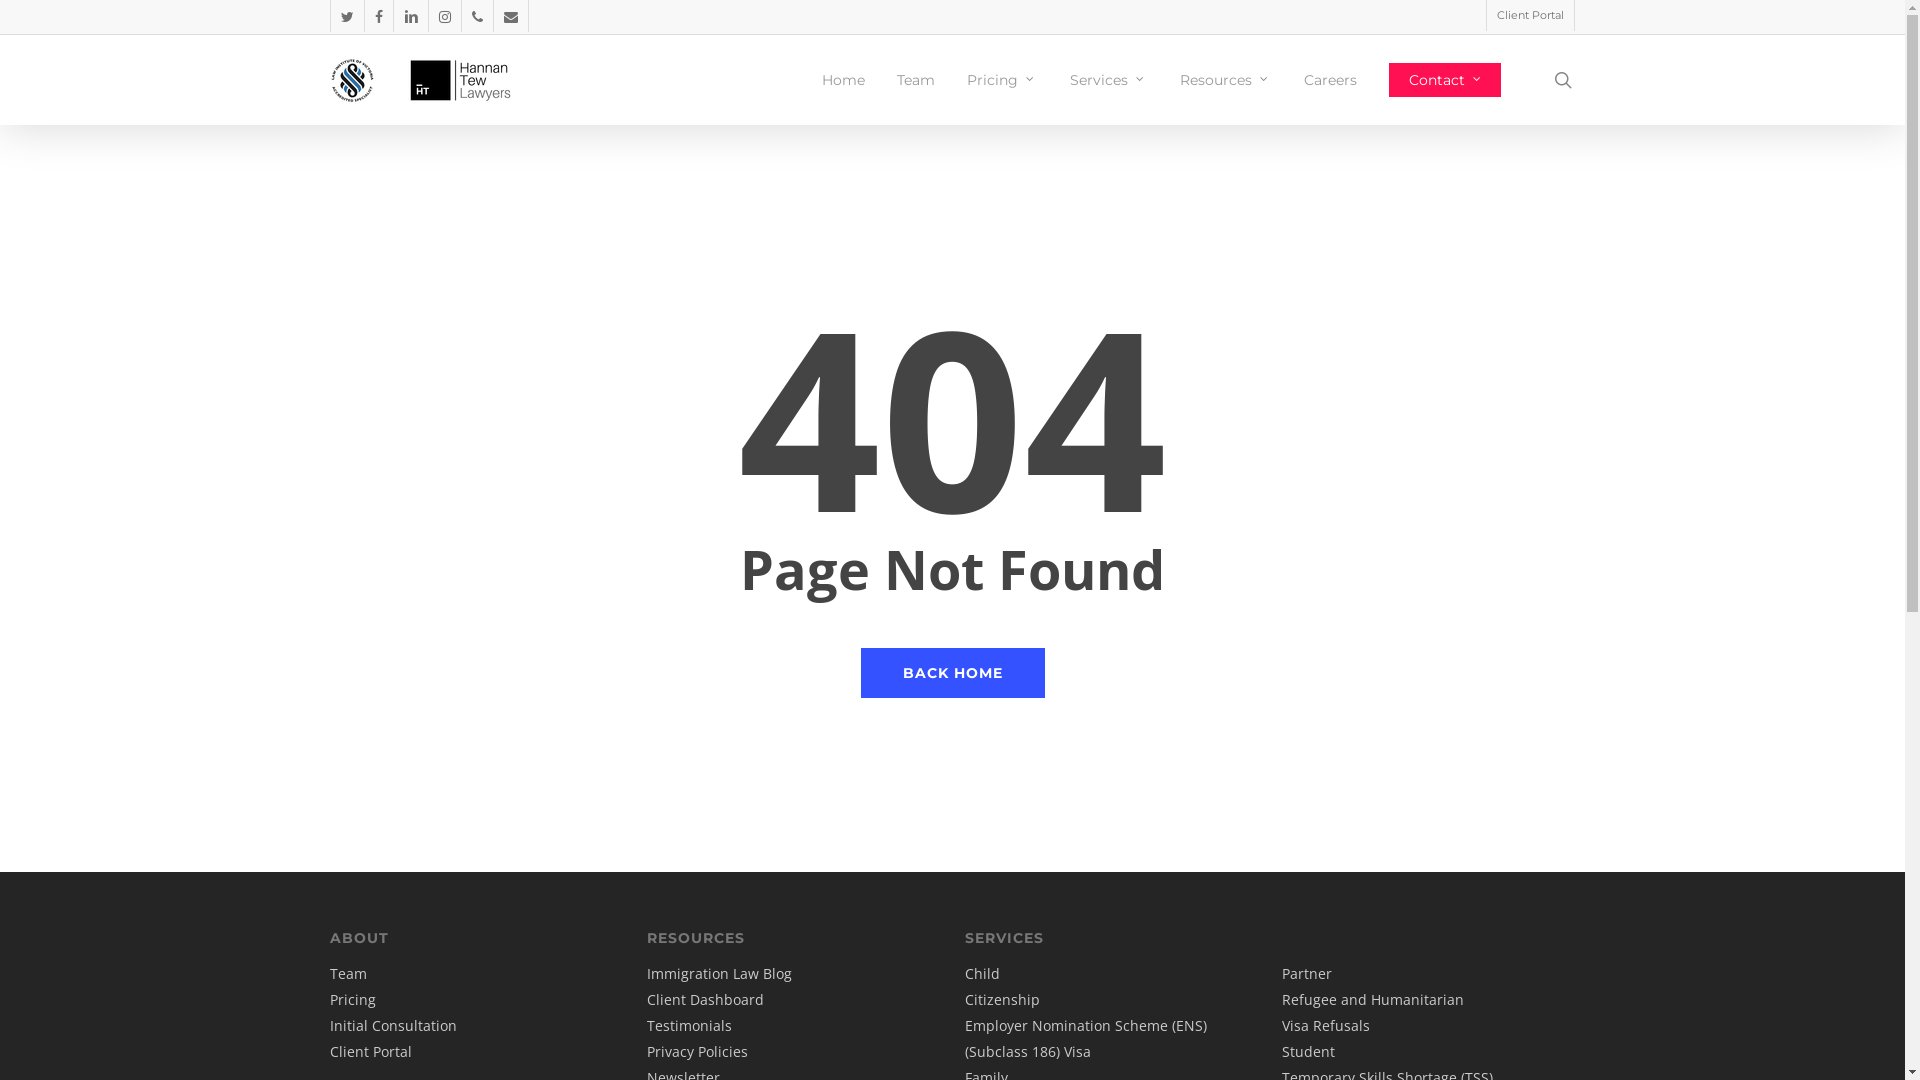 The image size is (1920, 1080). Describe the element at coordinates (370, 1050) in the screenshot. I see `'Client Portal'` at that location.